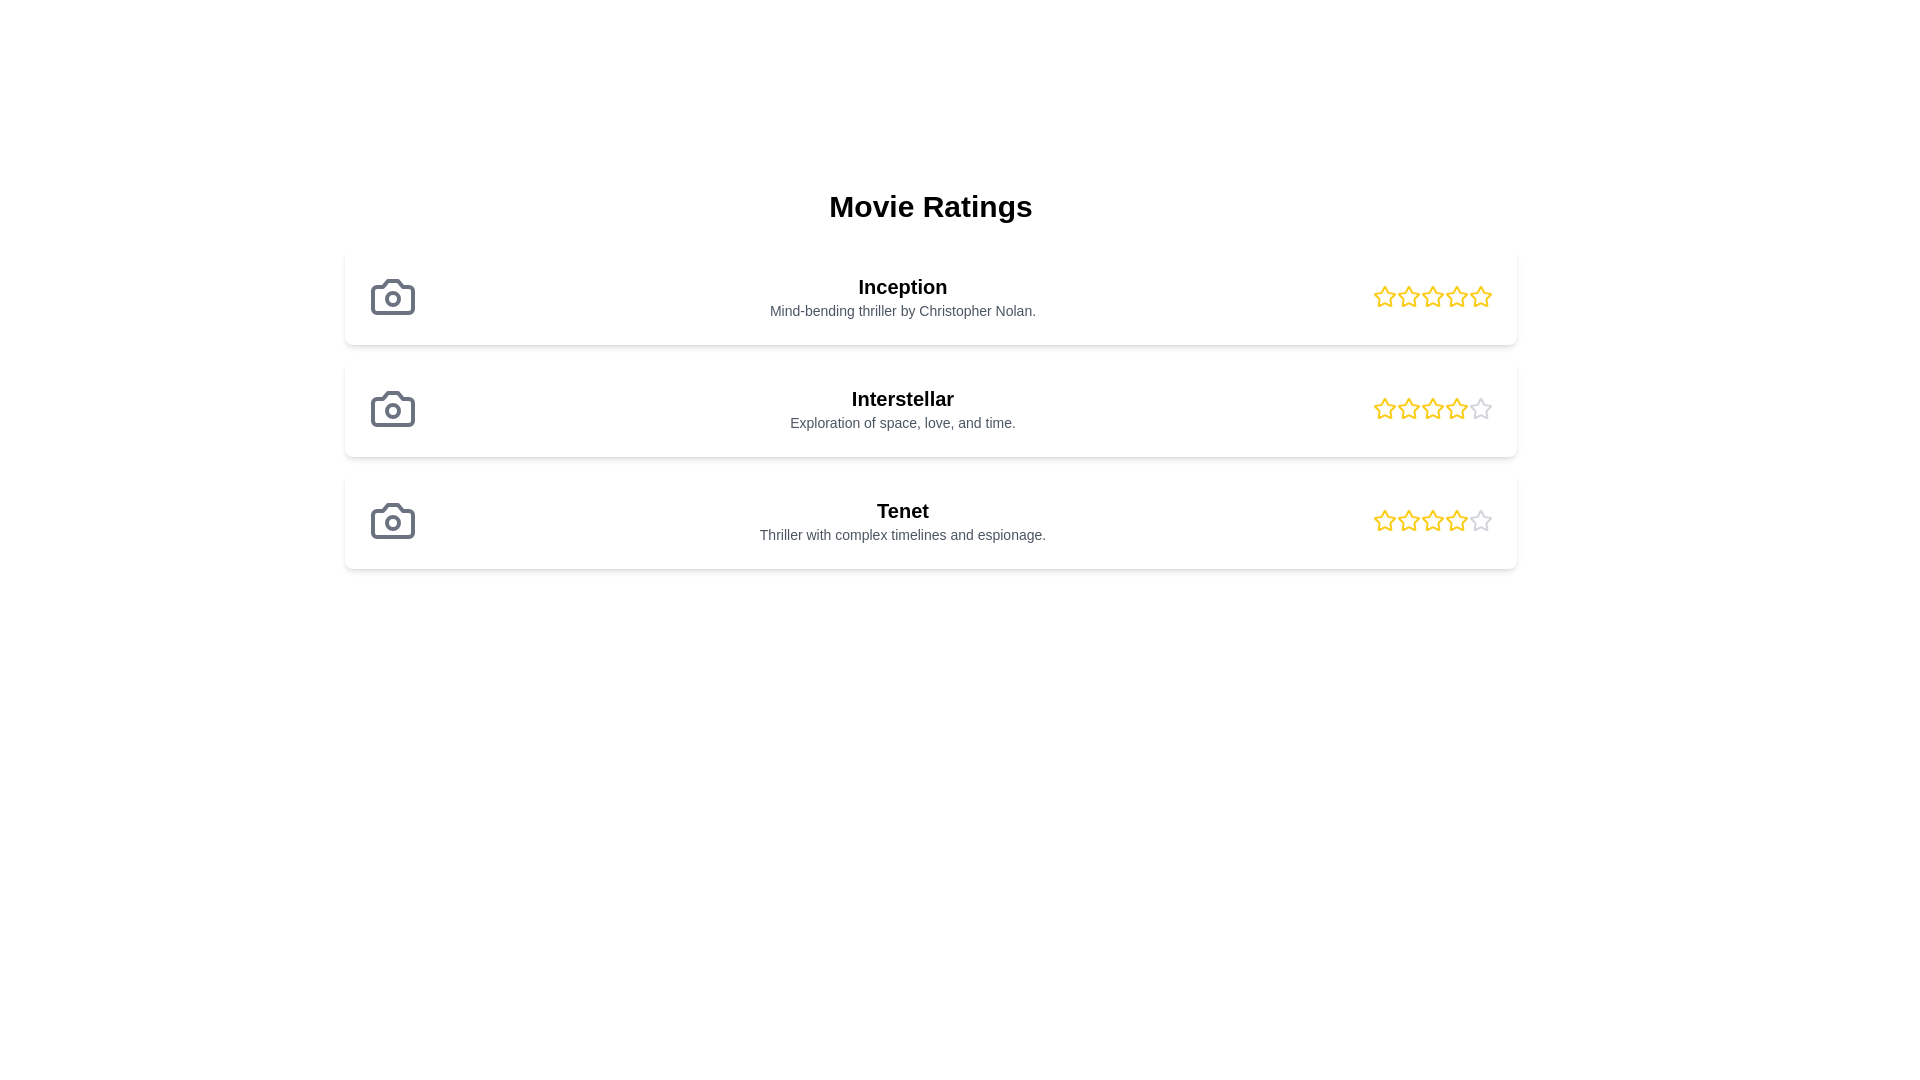 This screenshot has height=1080, width=1920. What do you see at coordinates (1432, 519) in the screenshot?
I see `the interactive star icon for the rating mechanism associated with the 'Tenet' movie entry` at bounding box center [1432, 519].